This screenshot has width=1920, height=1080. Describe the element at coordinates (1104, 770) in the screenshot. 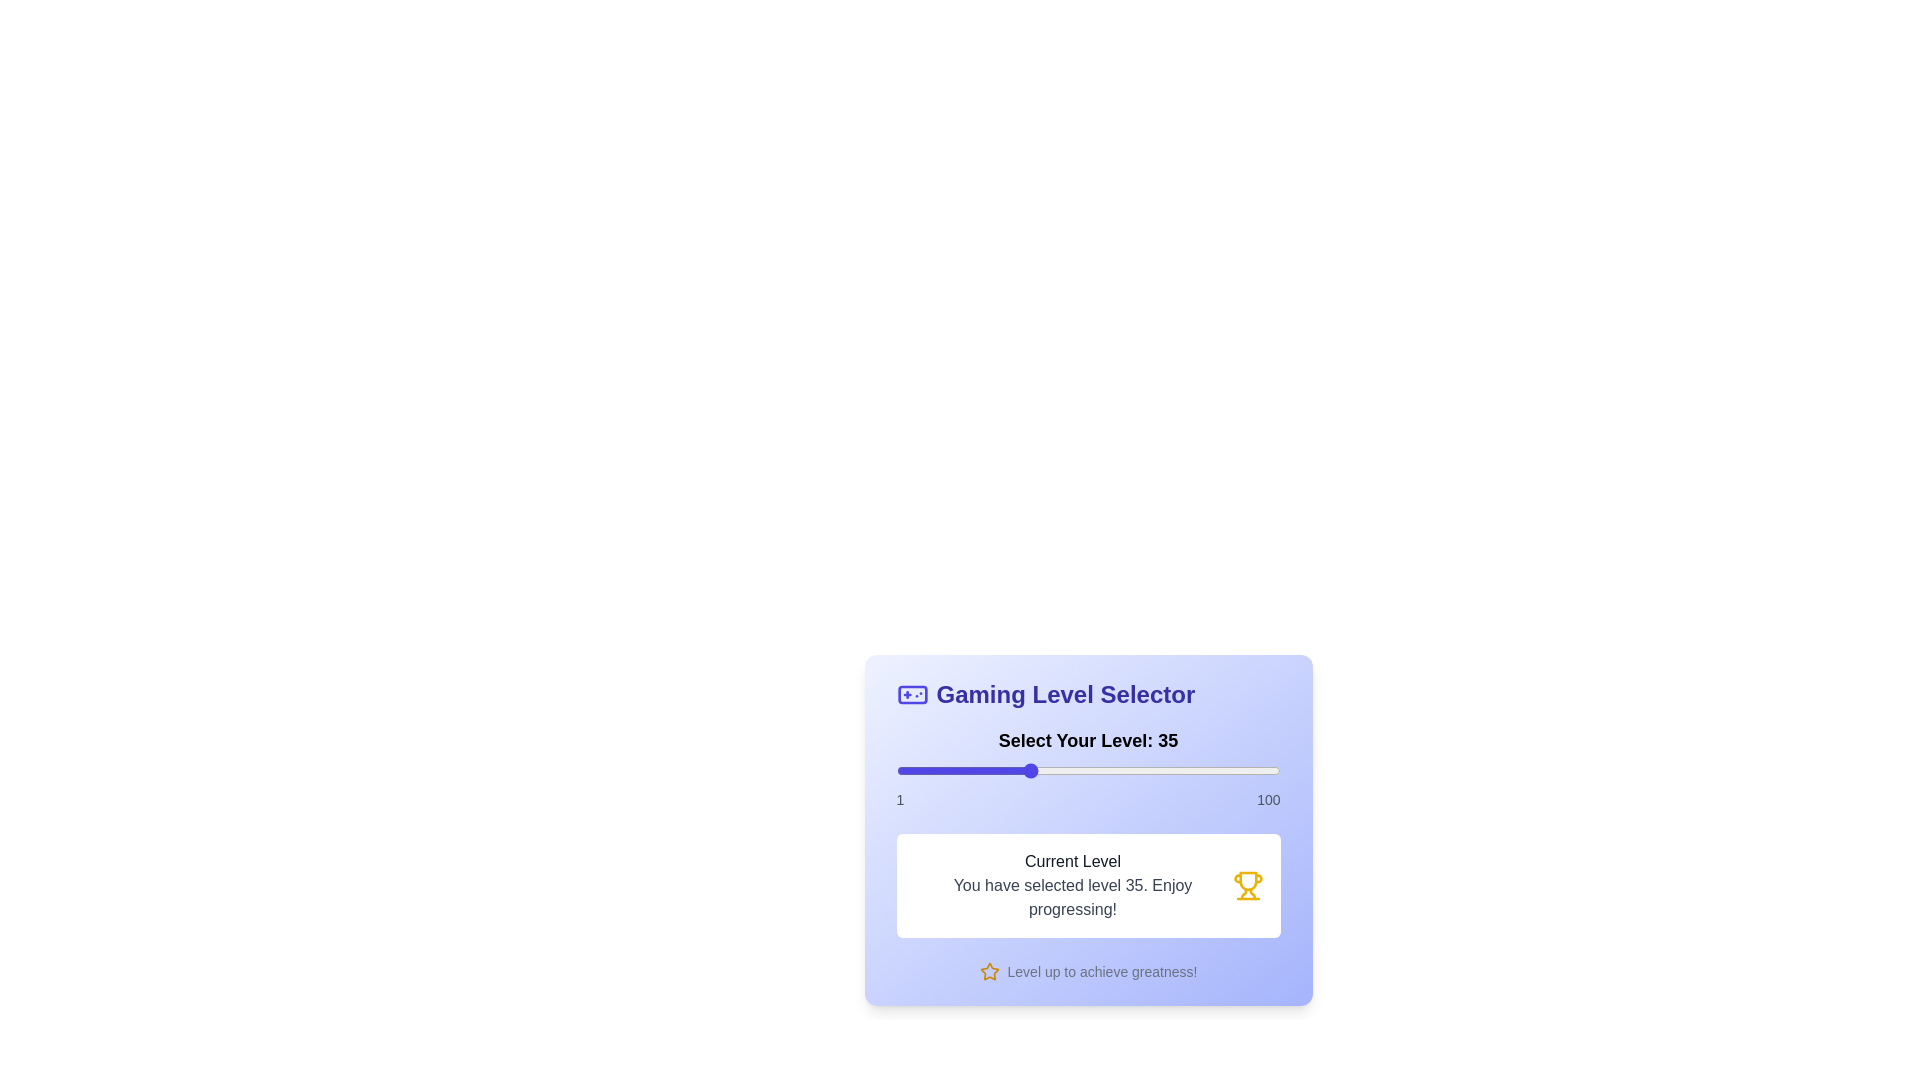

I see `the level` at that location.